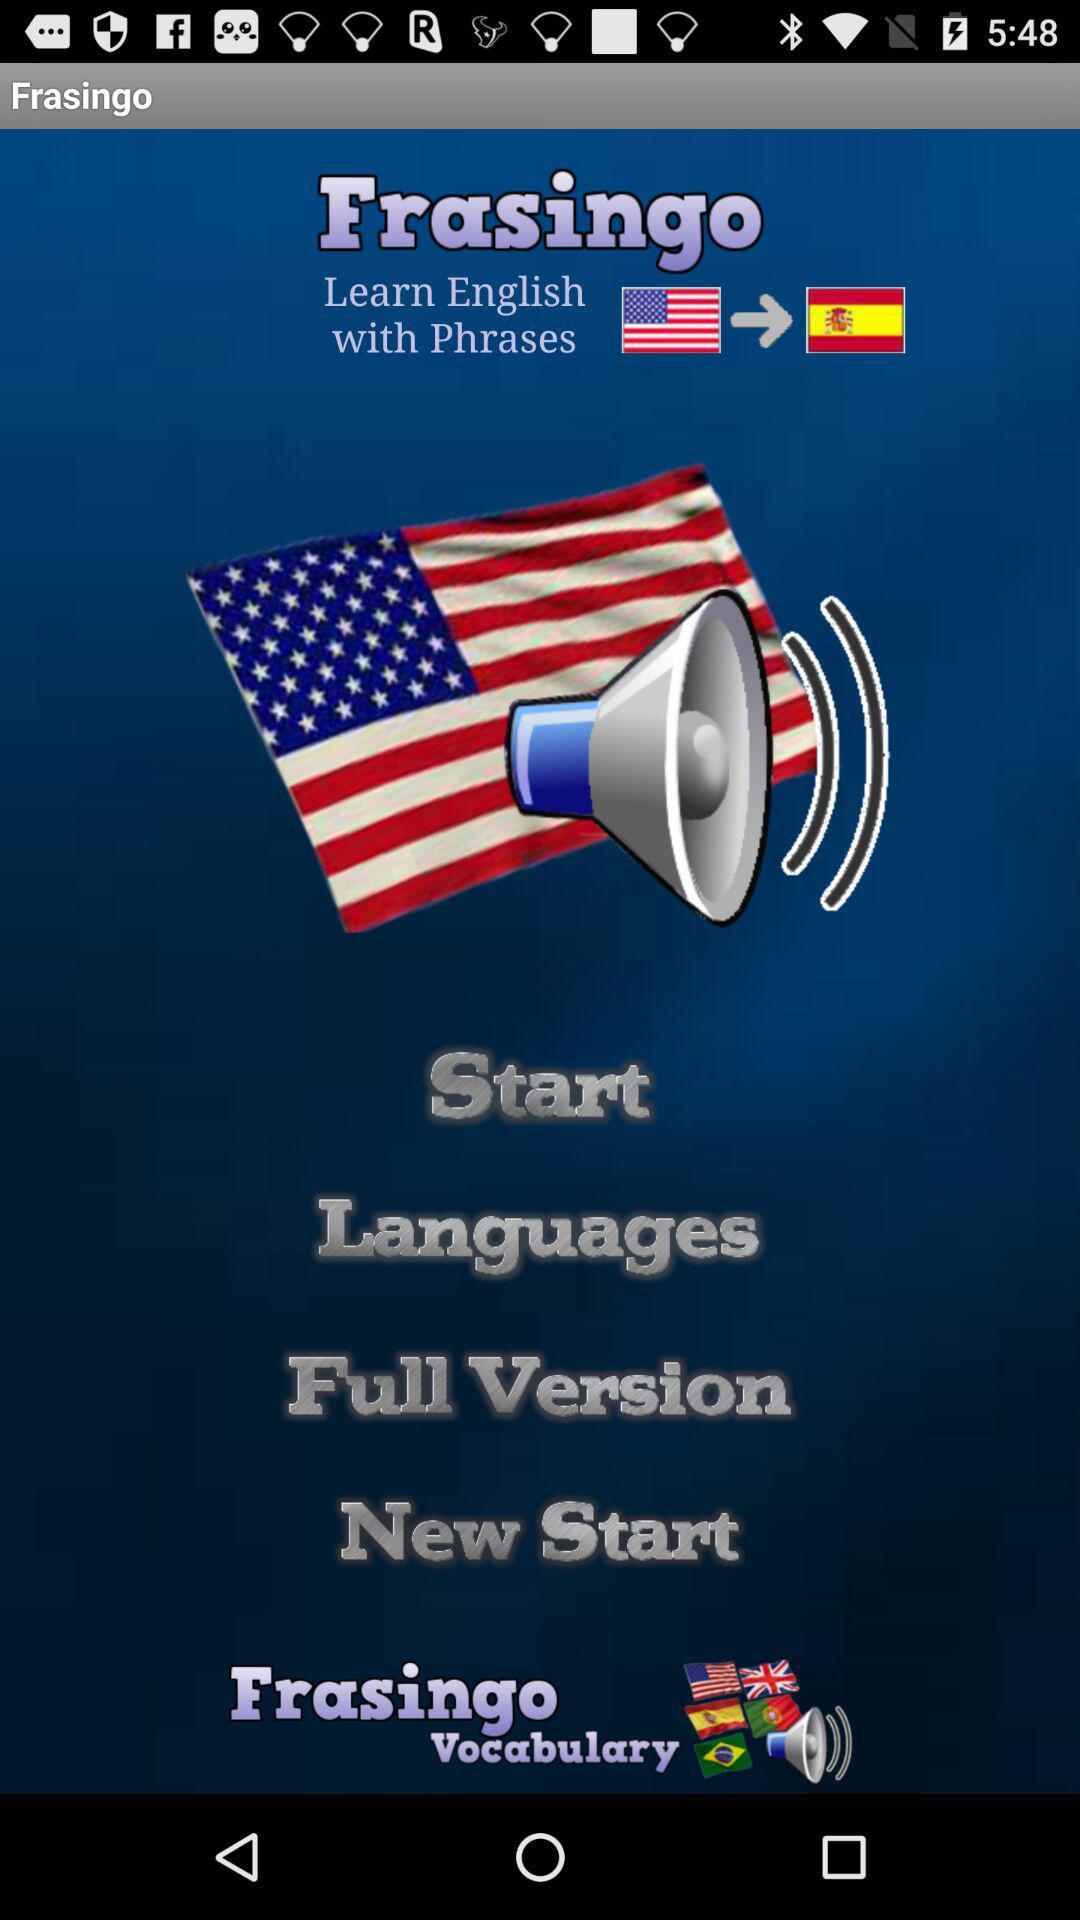 Image resolution: width=1080 pixels, height=1920 pixels. I want to click on show full version, so click(540, 1385).